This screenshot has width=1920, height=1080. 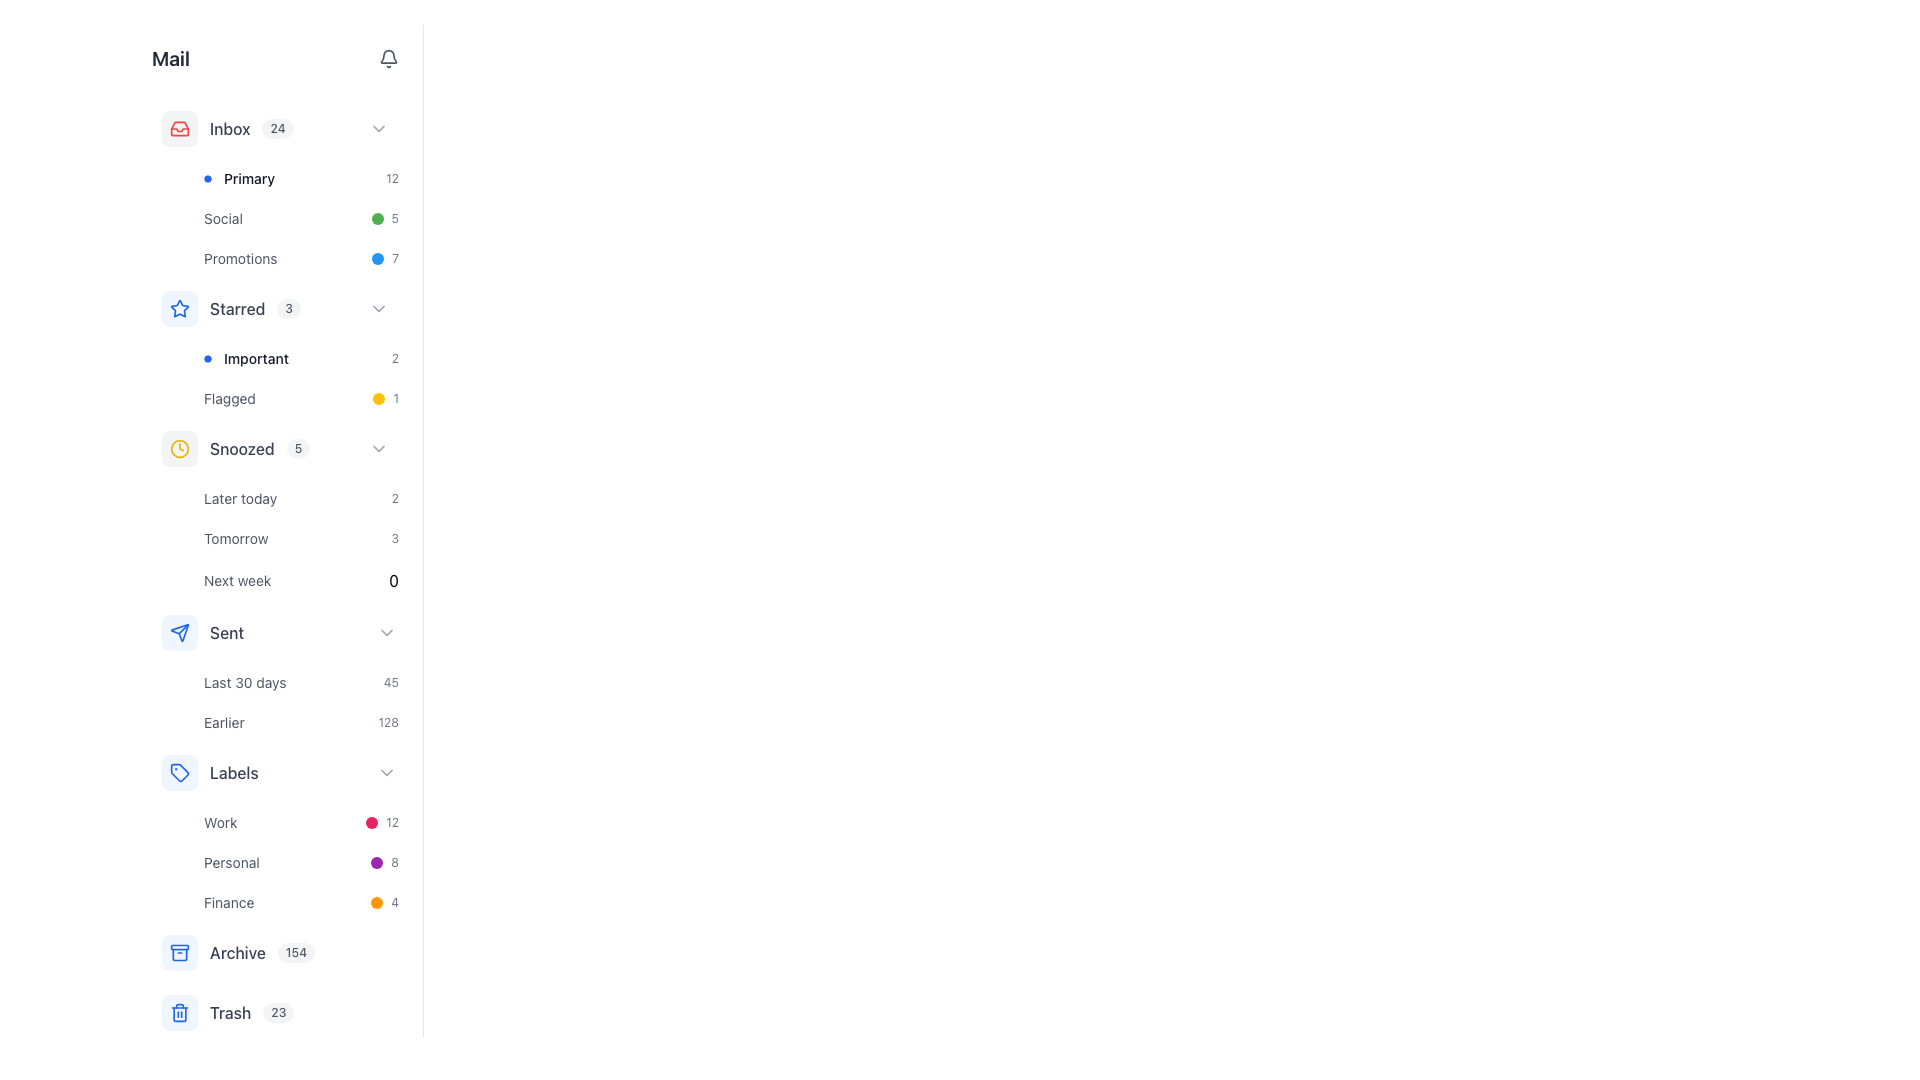 What do you see at coordinates (278, 771) in the screenshot?
I see `the center of the 'Labels' button` at bounding box center [278, 771].